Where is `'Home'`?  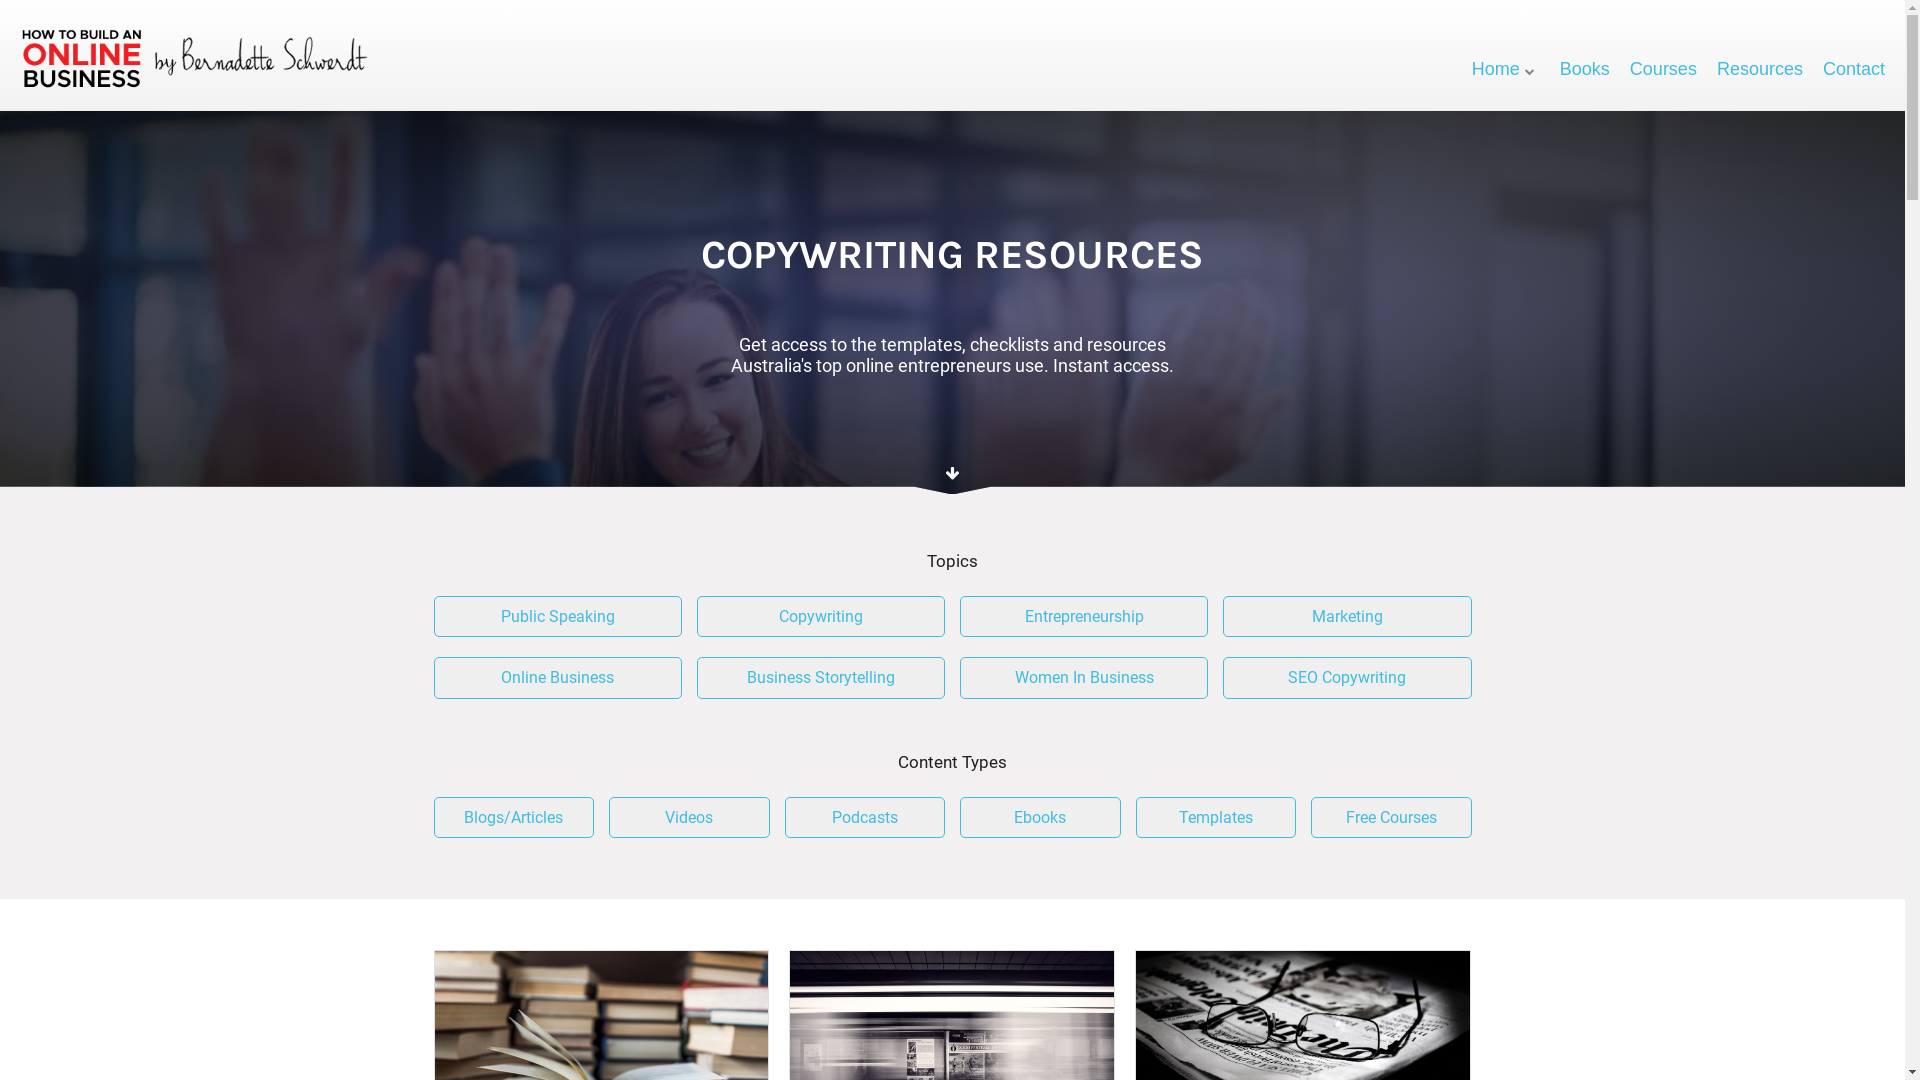
'Home' is located at coordinates (1506, 68).